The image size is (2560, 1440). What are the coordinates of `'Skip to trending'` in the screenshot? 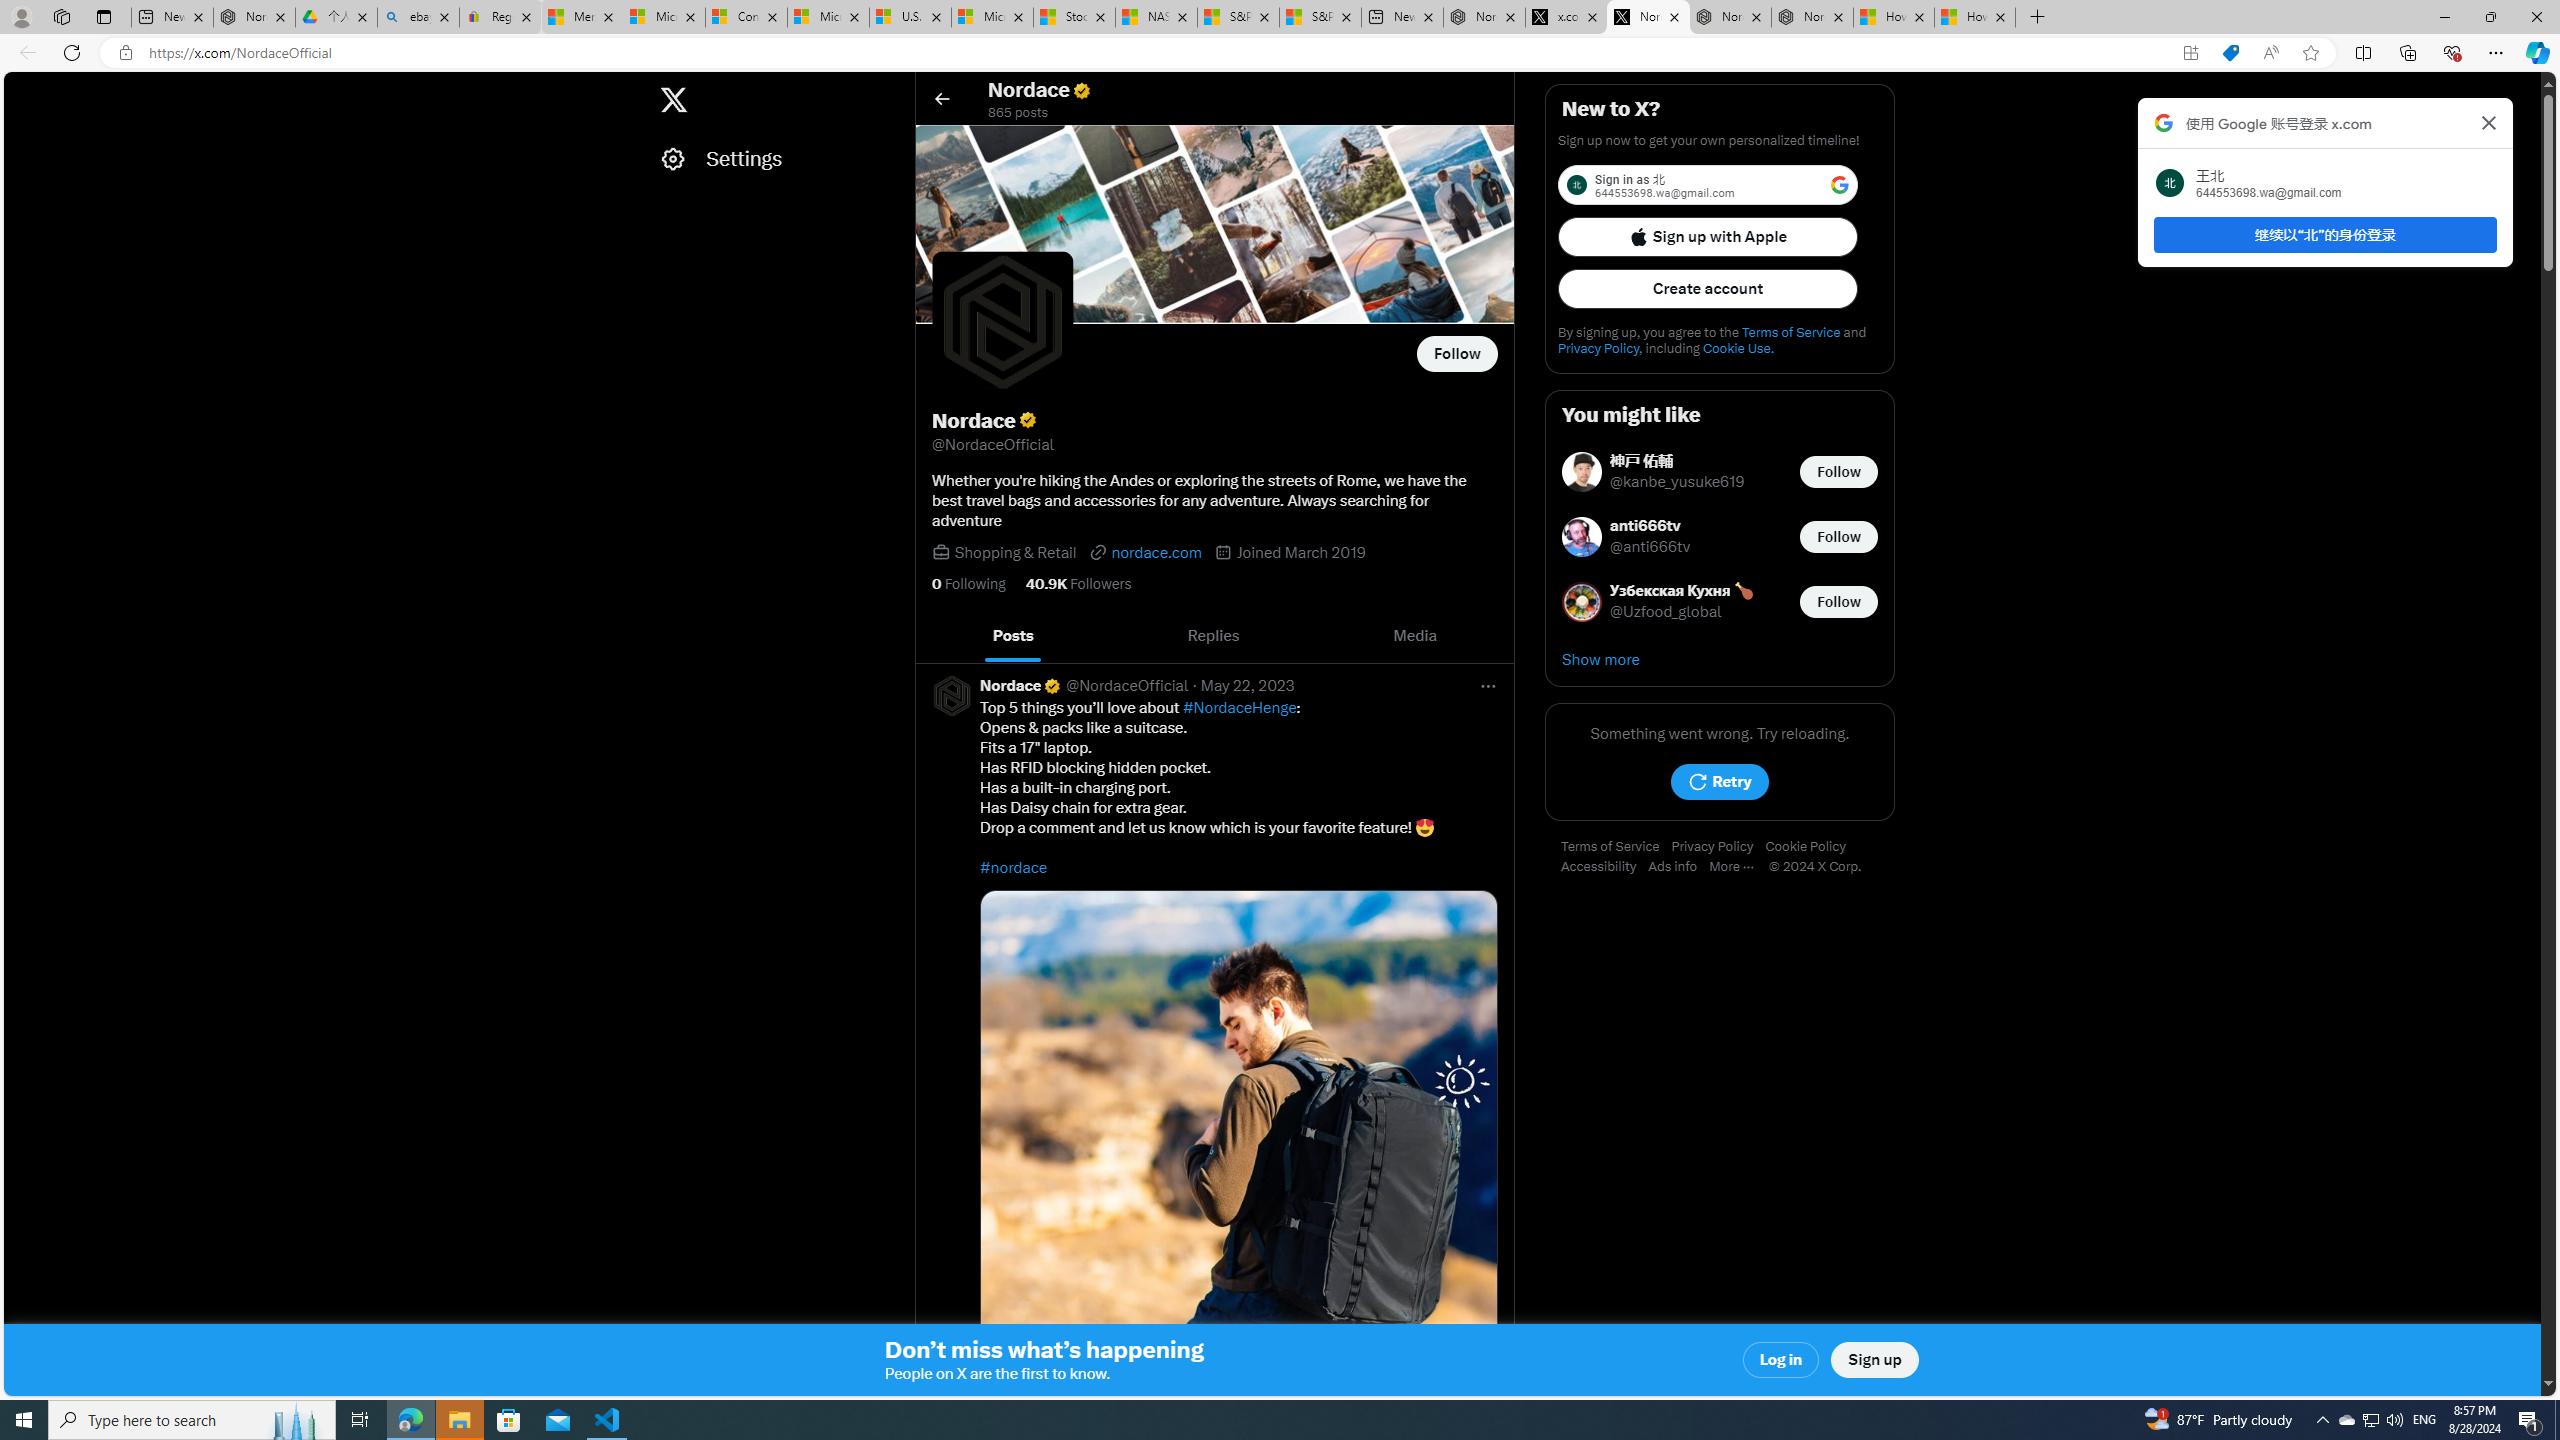 It's located at (23, 89).